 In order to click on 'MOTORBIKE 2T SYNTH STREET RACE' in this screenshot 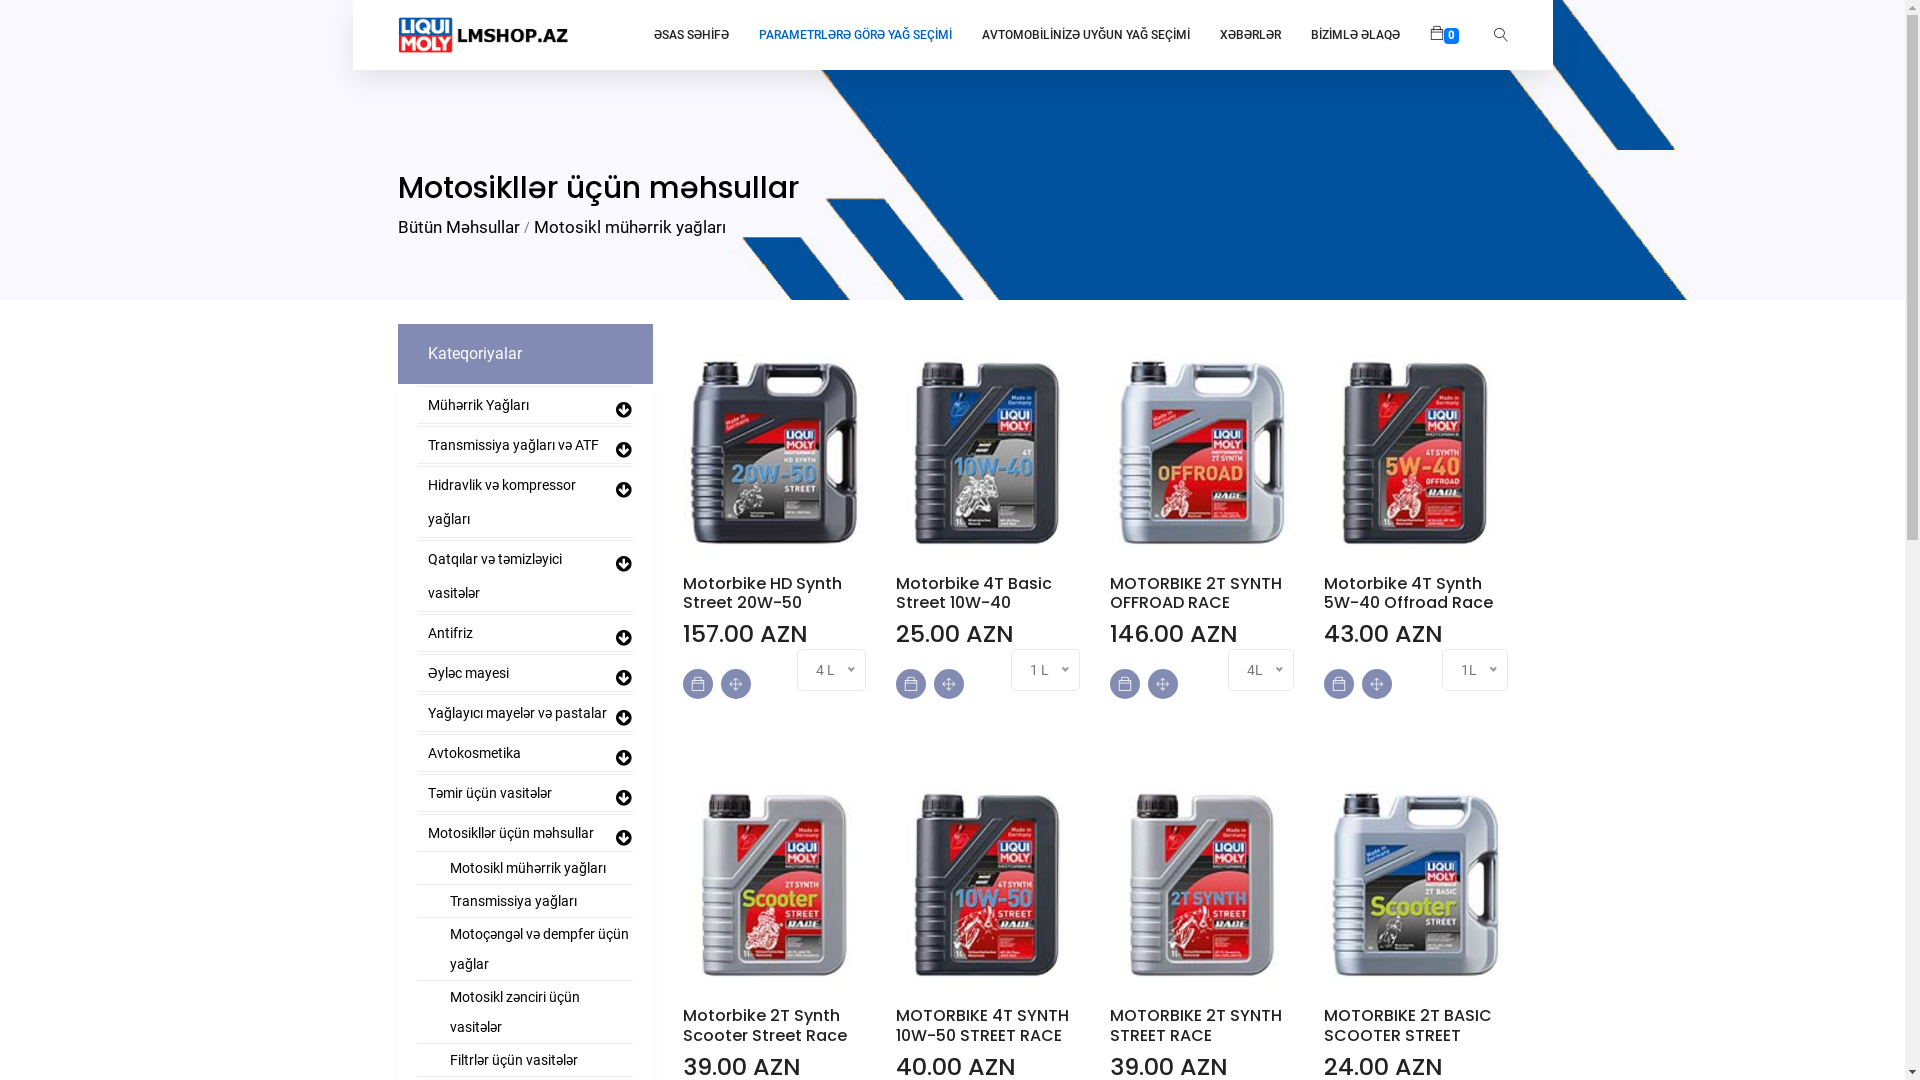, I will do `click(1200, 1025)`.